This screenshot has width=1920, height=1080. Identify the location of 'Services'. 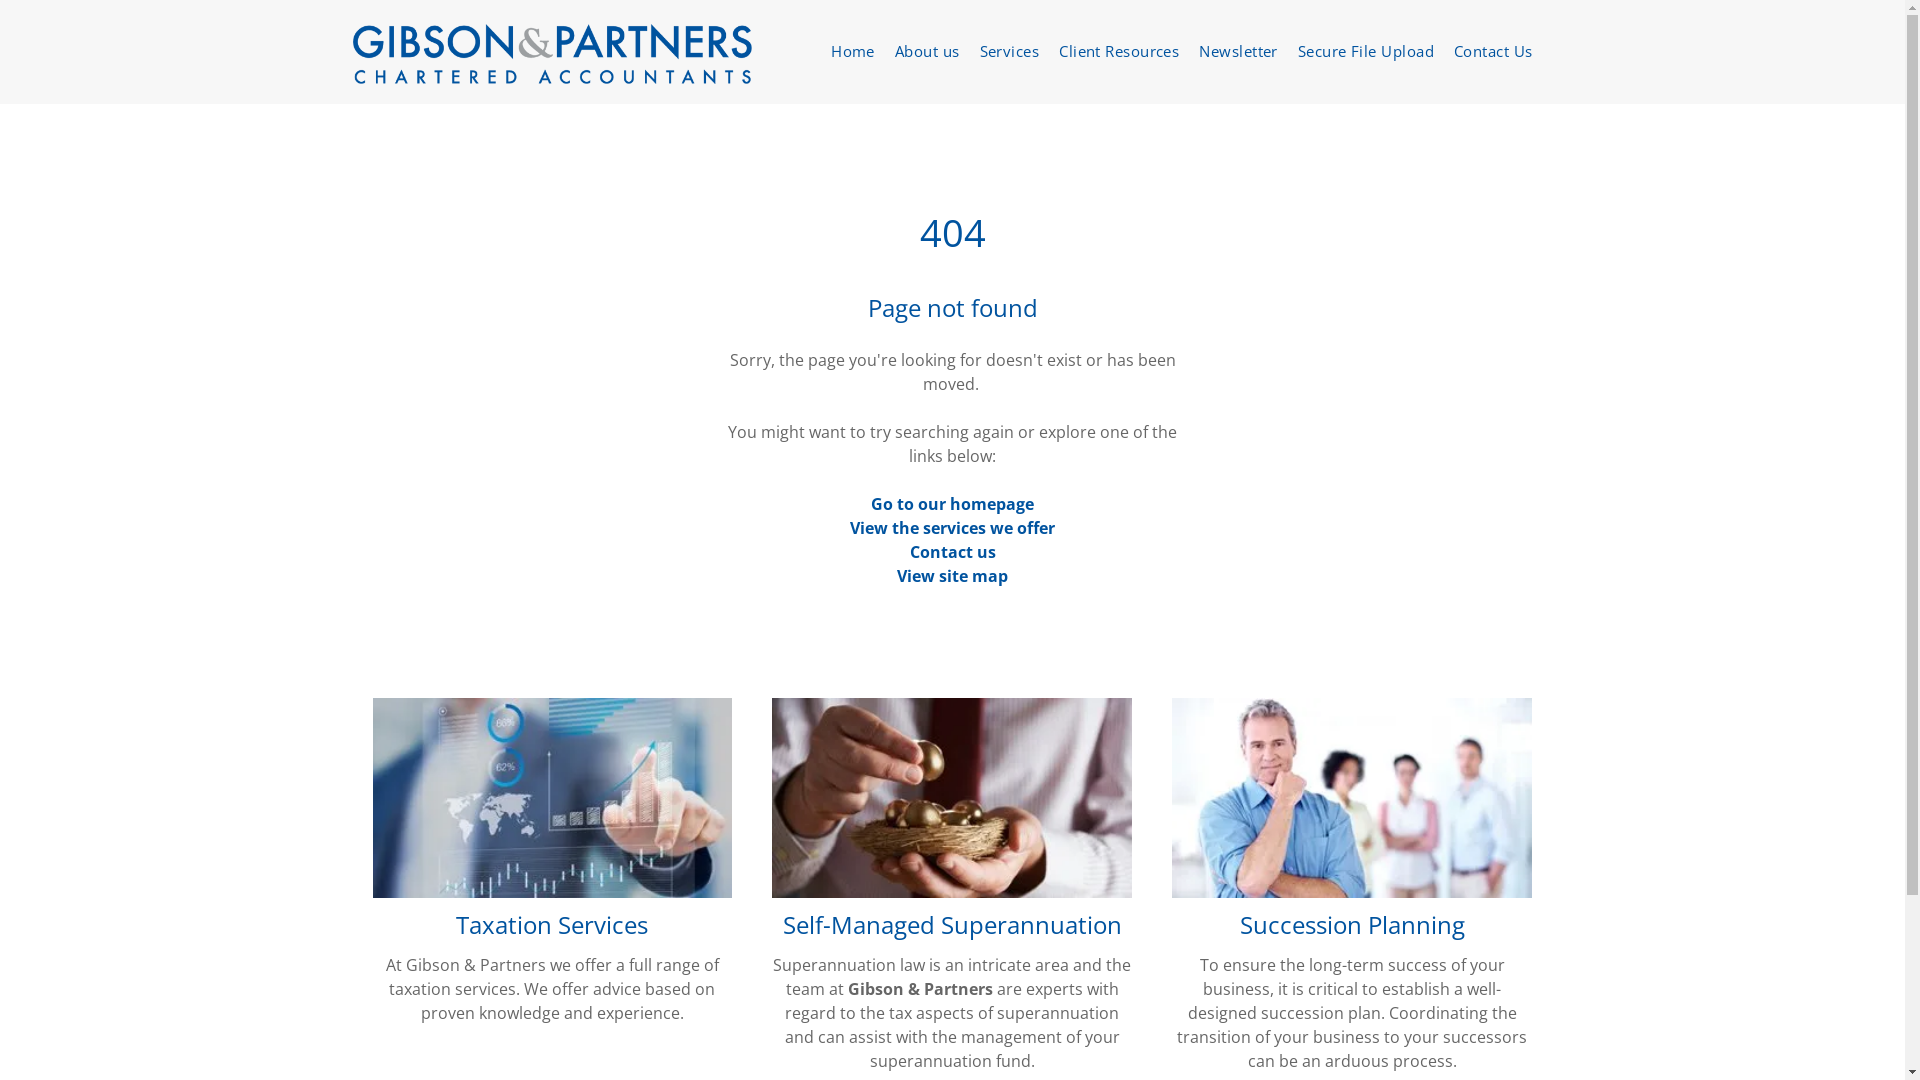
(1009, 50).